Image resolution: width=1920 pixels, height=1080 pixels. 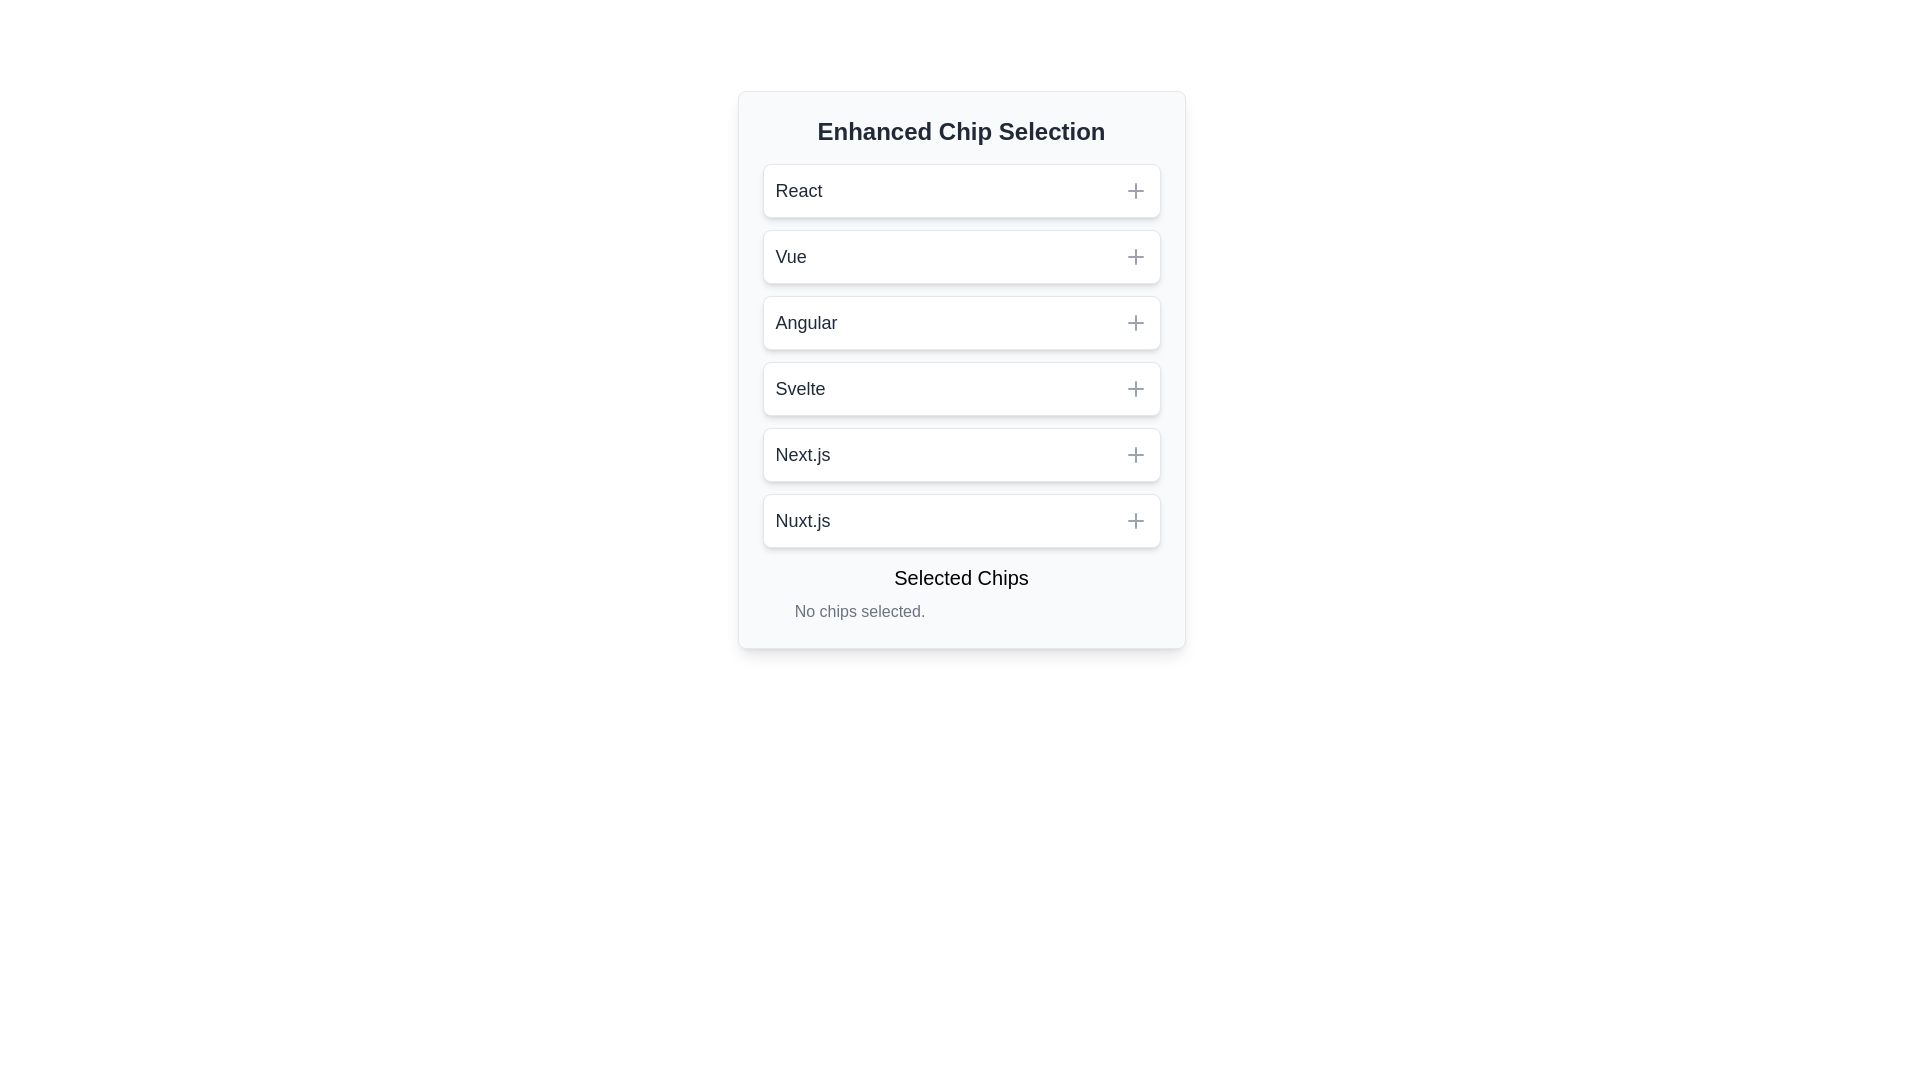 What do you see at coordinates (802, 519) in the screenshot?
I see `the text label displaying 'Nuxt.js' within the card located at the bottom of the vertical list` at bounding box center [802, 519].